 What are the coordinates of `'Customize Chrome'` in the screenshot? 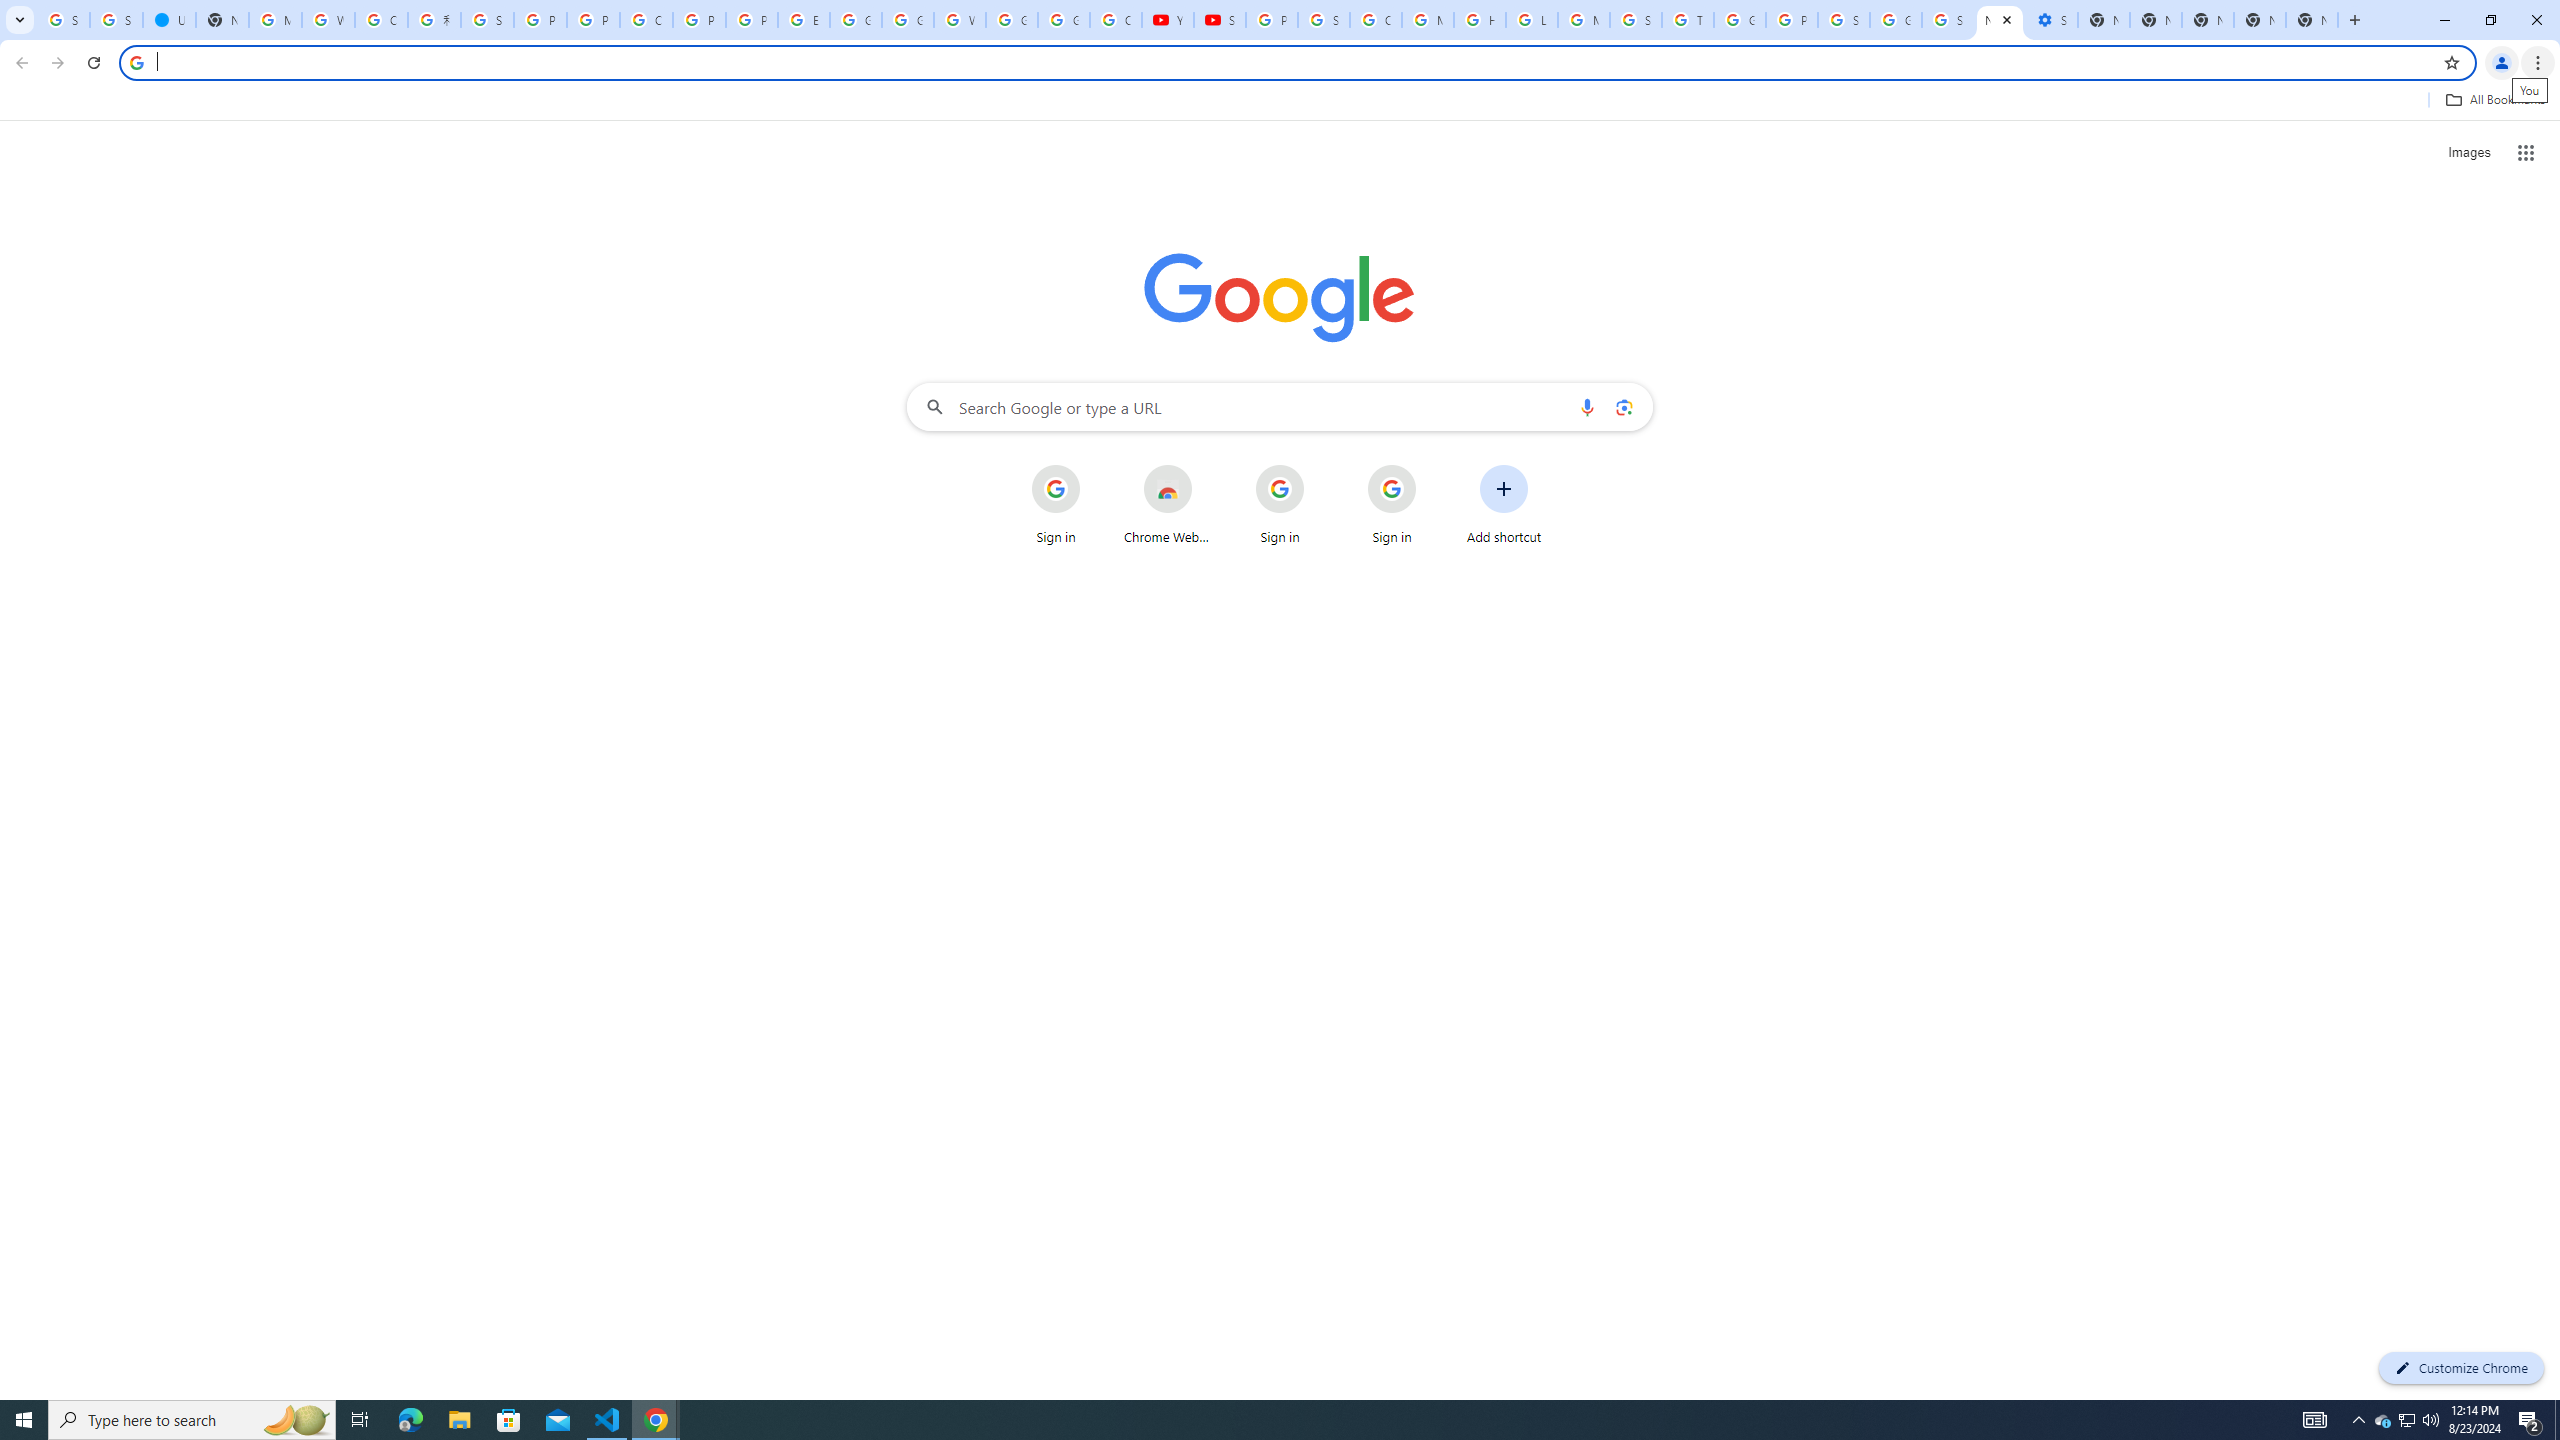 It's located at (2461, 1367).